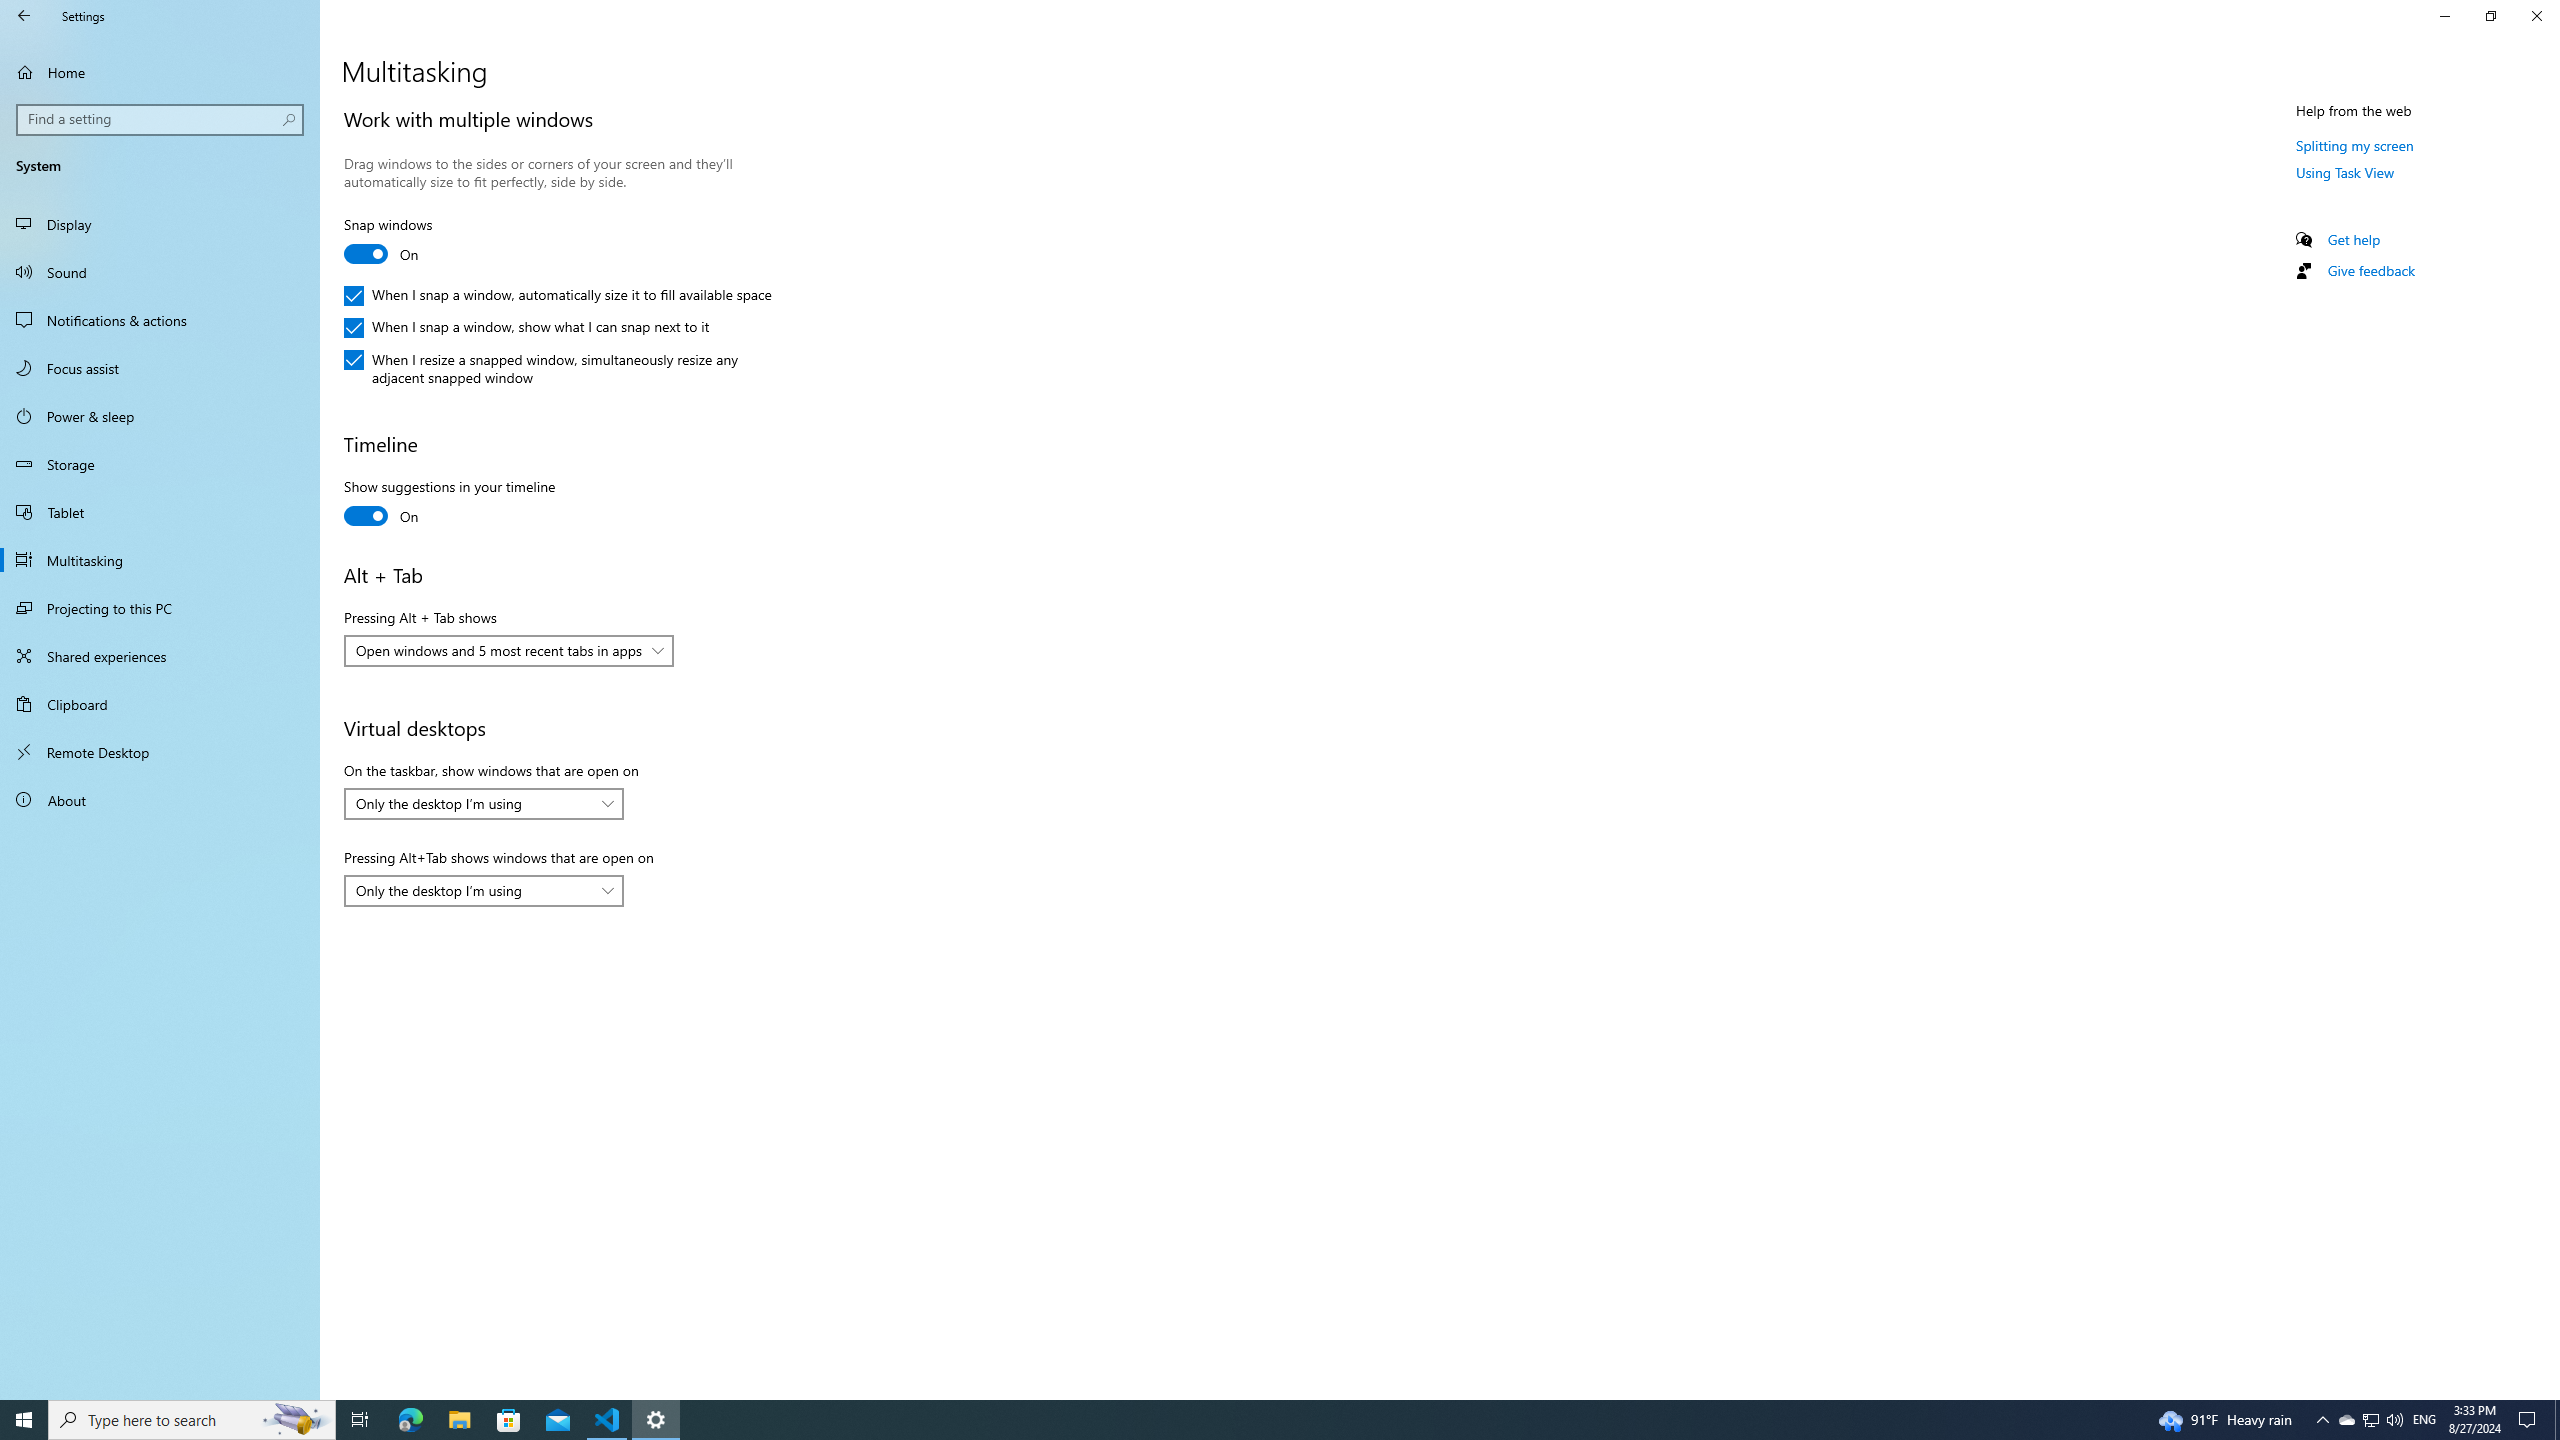  Describe the element at coordinates (2323, 1418) in the screenshot. I see `'Notification Chevron'` at that location.